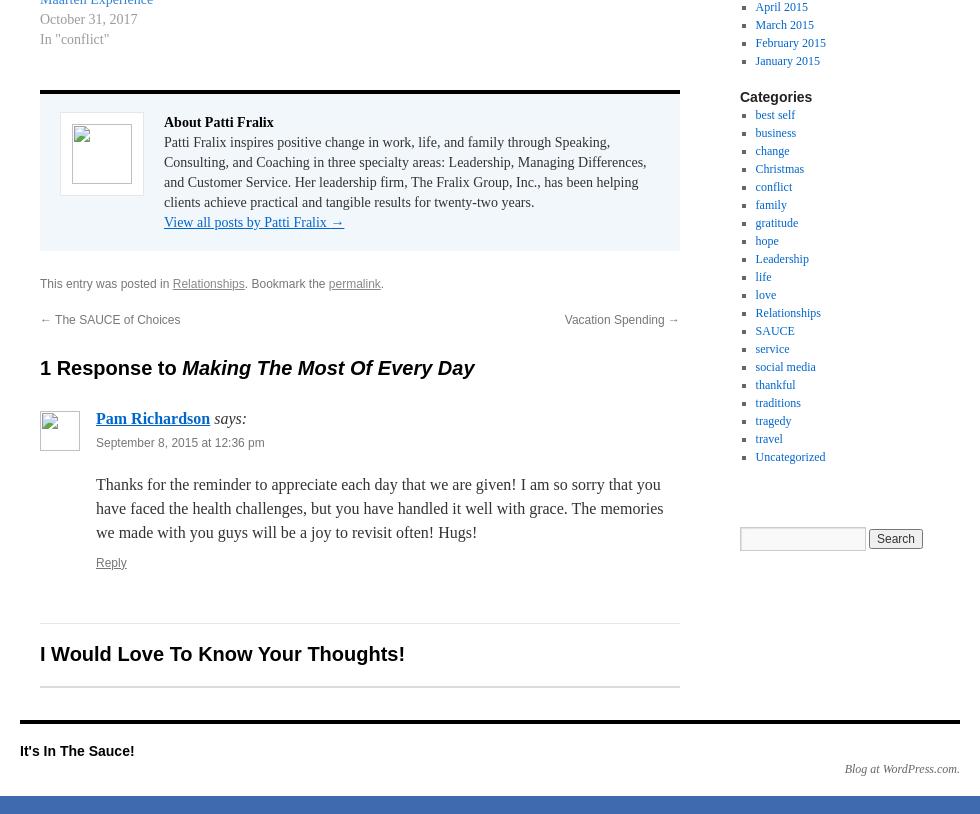 The image size is (980, 814). Describe the element at coordinates (901, 768) in the screenshot. I see `'Blog at WordPress.com.'` at that location.